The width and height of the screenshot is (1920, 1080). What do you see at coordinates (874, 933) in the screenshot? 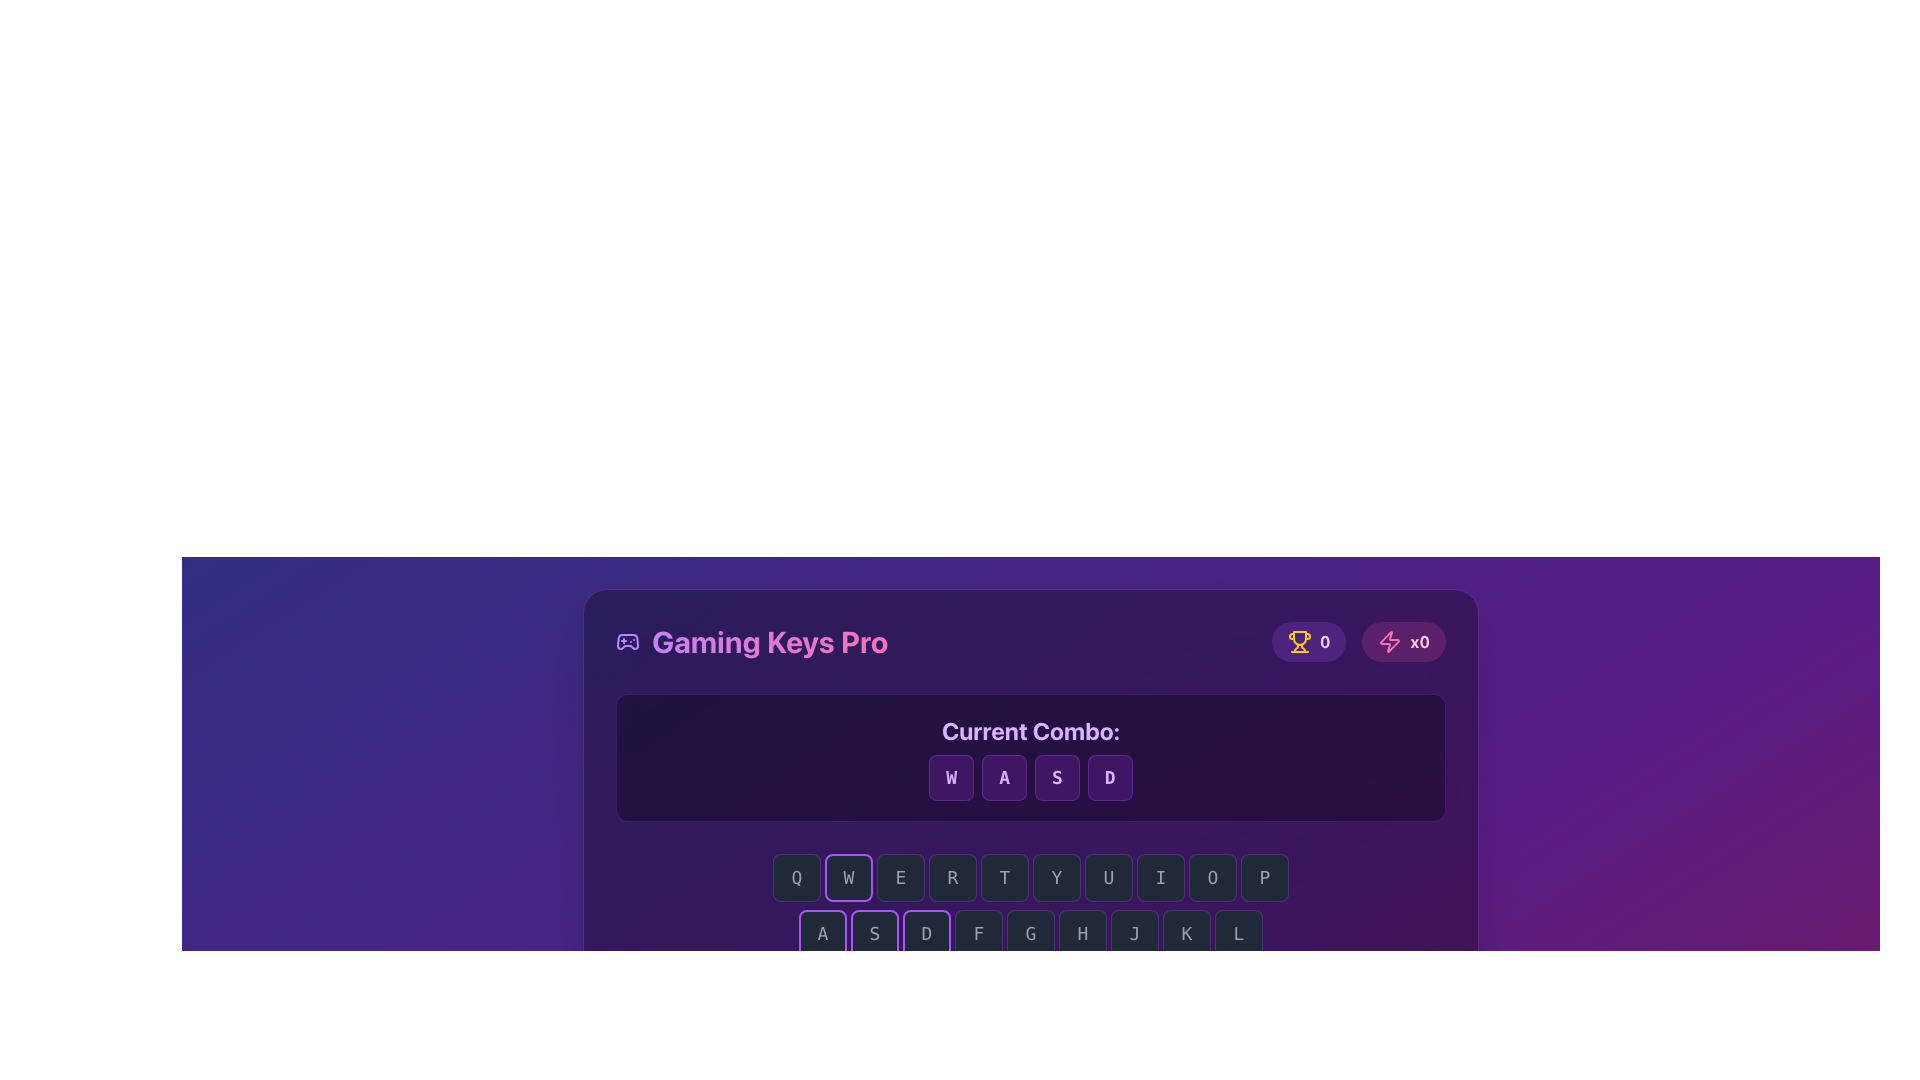
I see `the non-interactive button element located in the bottom row of buttons labeled 'ASDFGHJKL', specifically the second button from the left` at bounding box center [874, 933].